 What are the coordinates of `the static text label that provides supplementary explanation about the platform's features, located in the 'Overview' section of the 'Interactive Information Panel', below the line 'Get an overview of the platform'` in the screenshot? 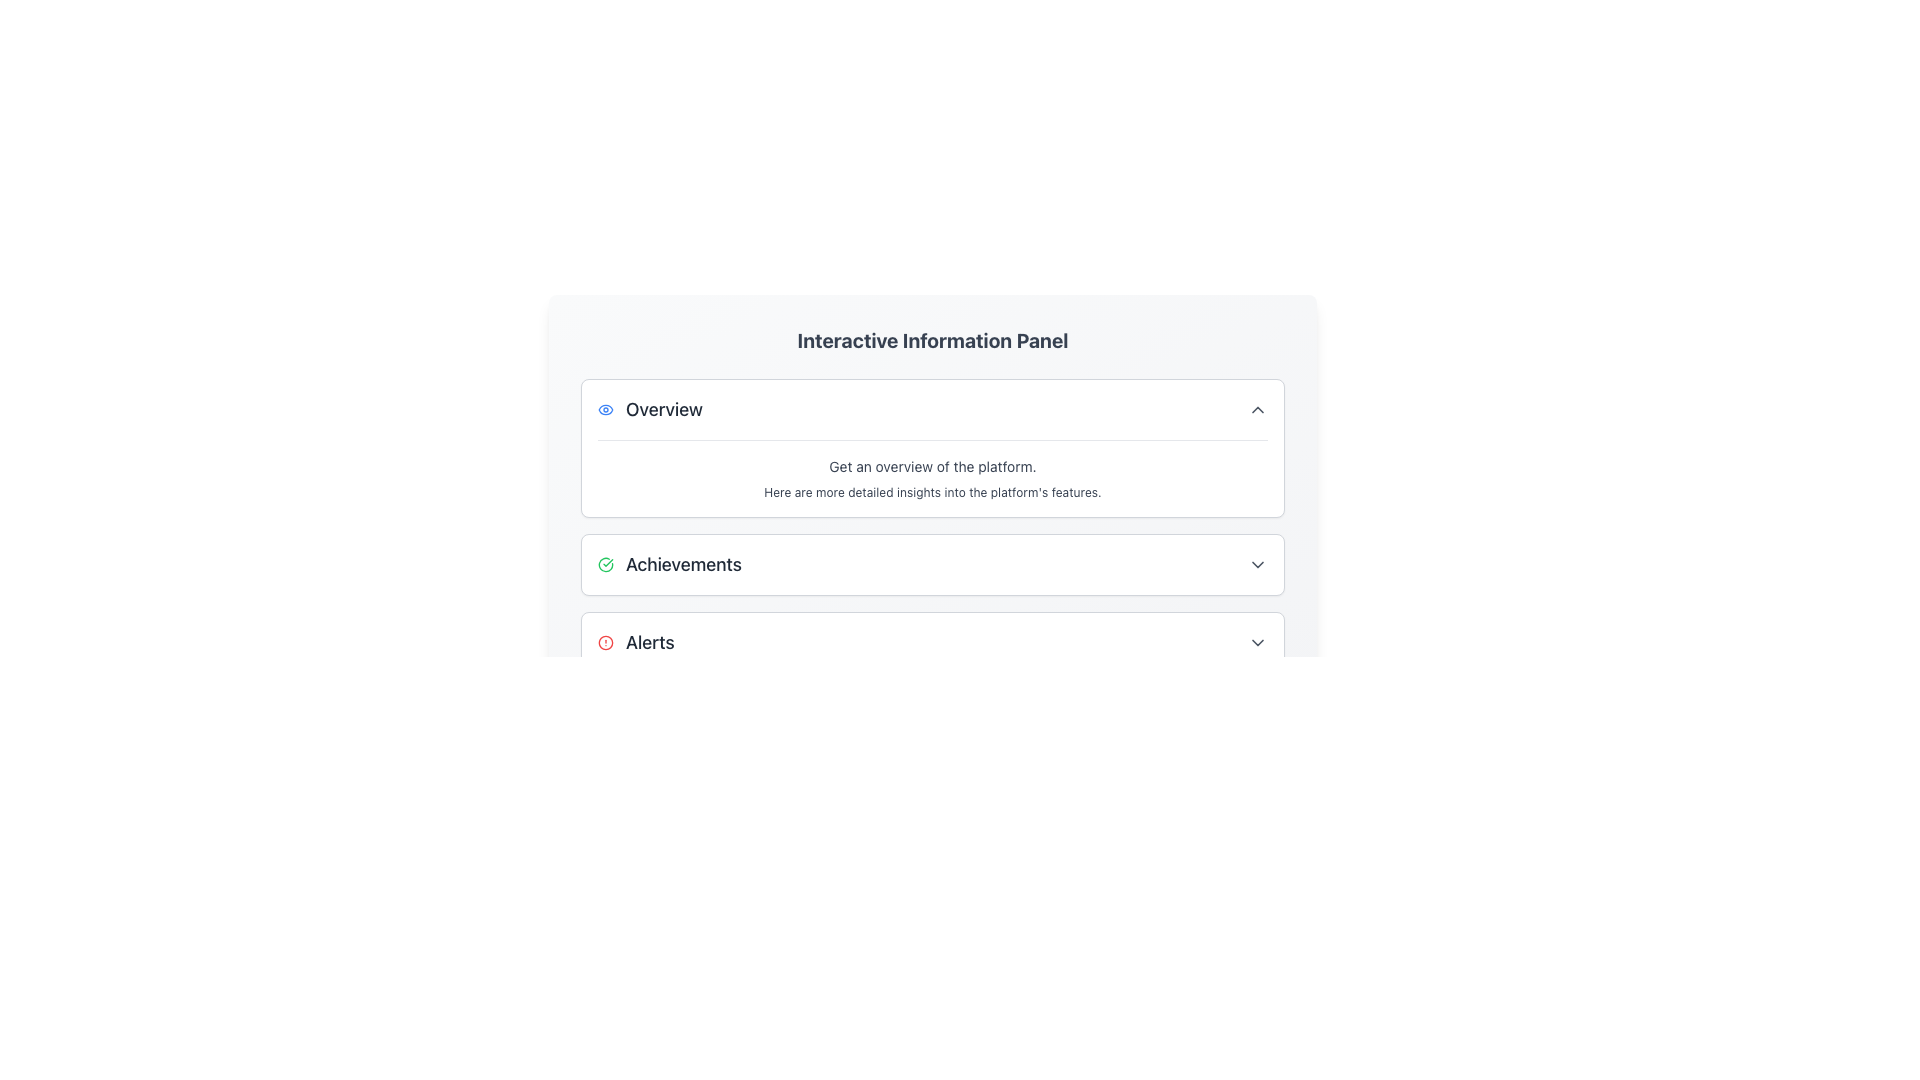 It's located at (931, 493).